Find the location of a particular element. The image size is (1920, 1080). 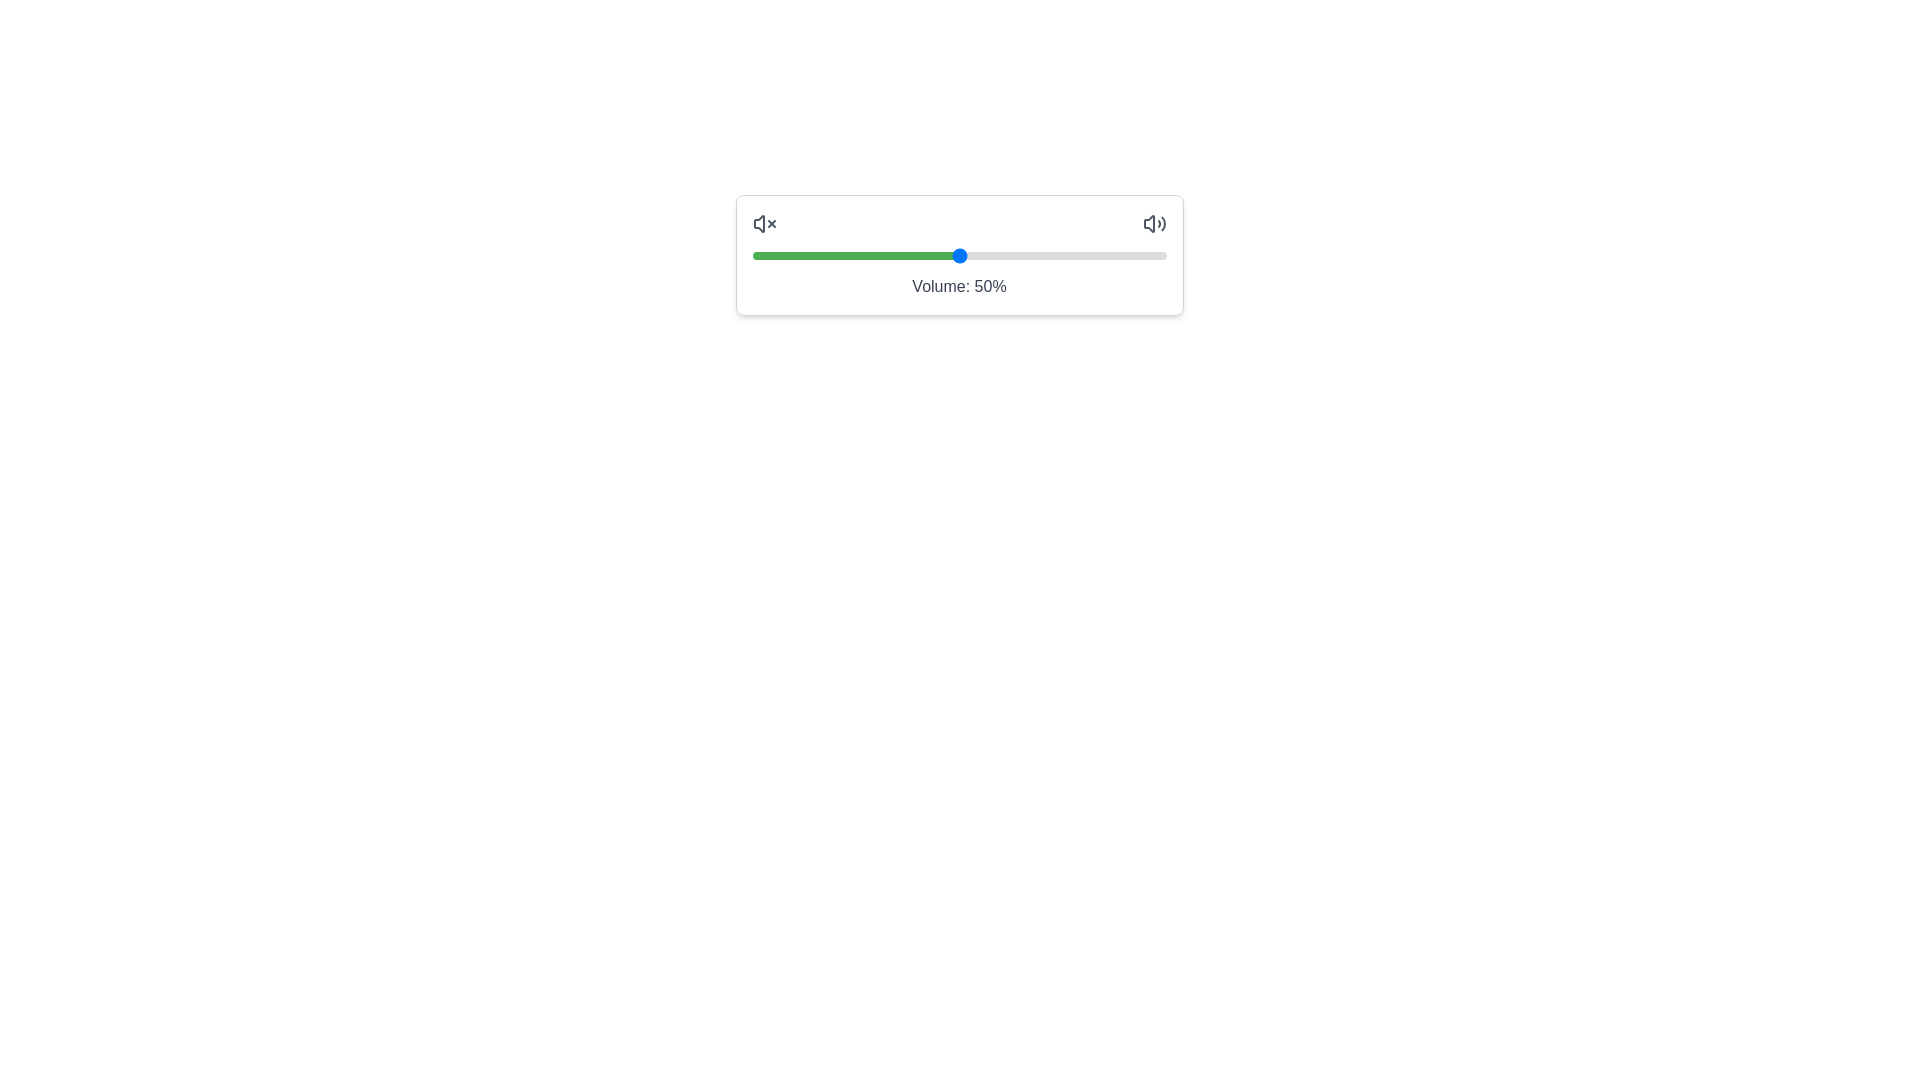

the volume level is located at coordinates (996, 254).